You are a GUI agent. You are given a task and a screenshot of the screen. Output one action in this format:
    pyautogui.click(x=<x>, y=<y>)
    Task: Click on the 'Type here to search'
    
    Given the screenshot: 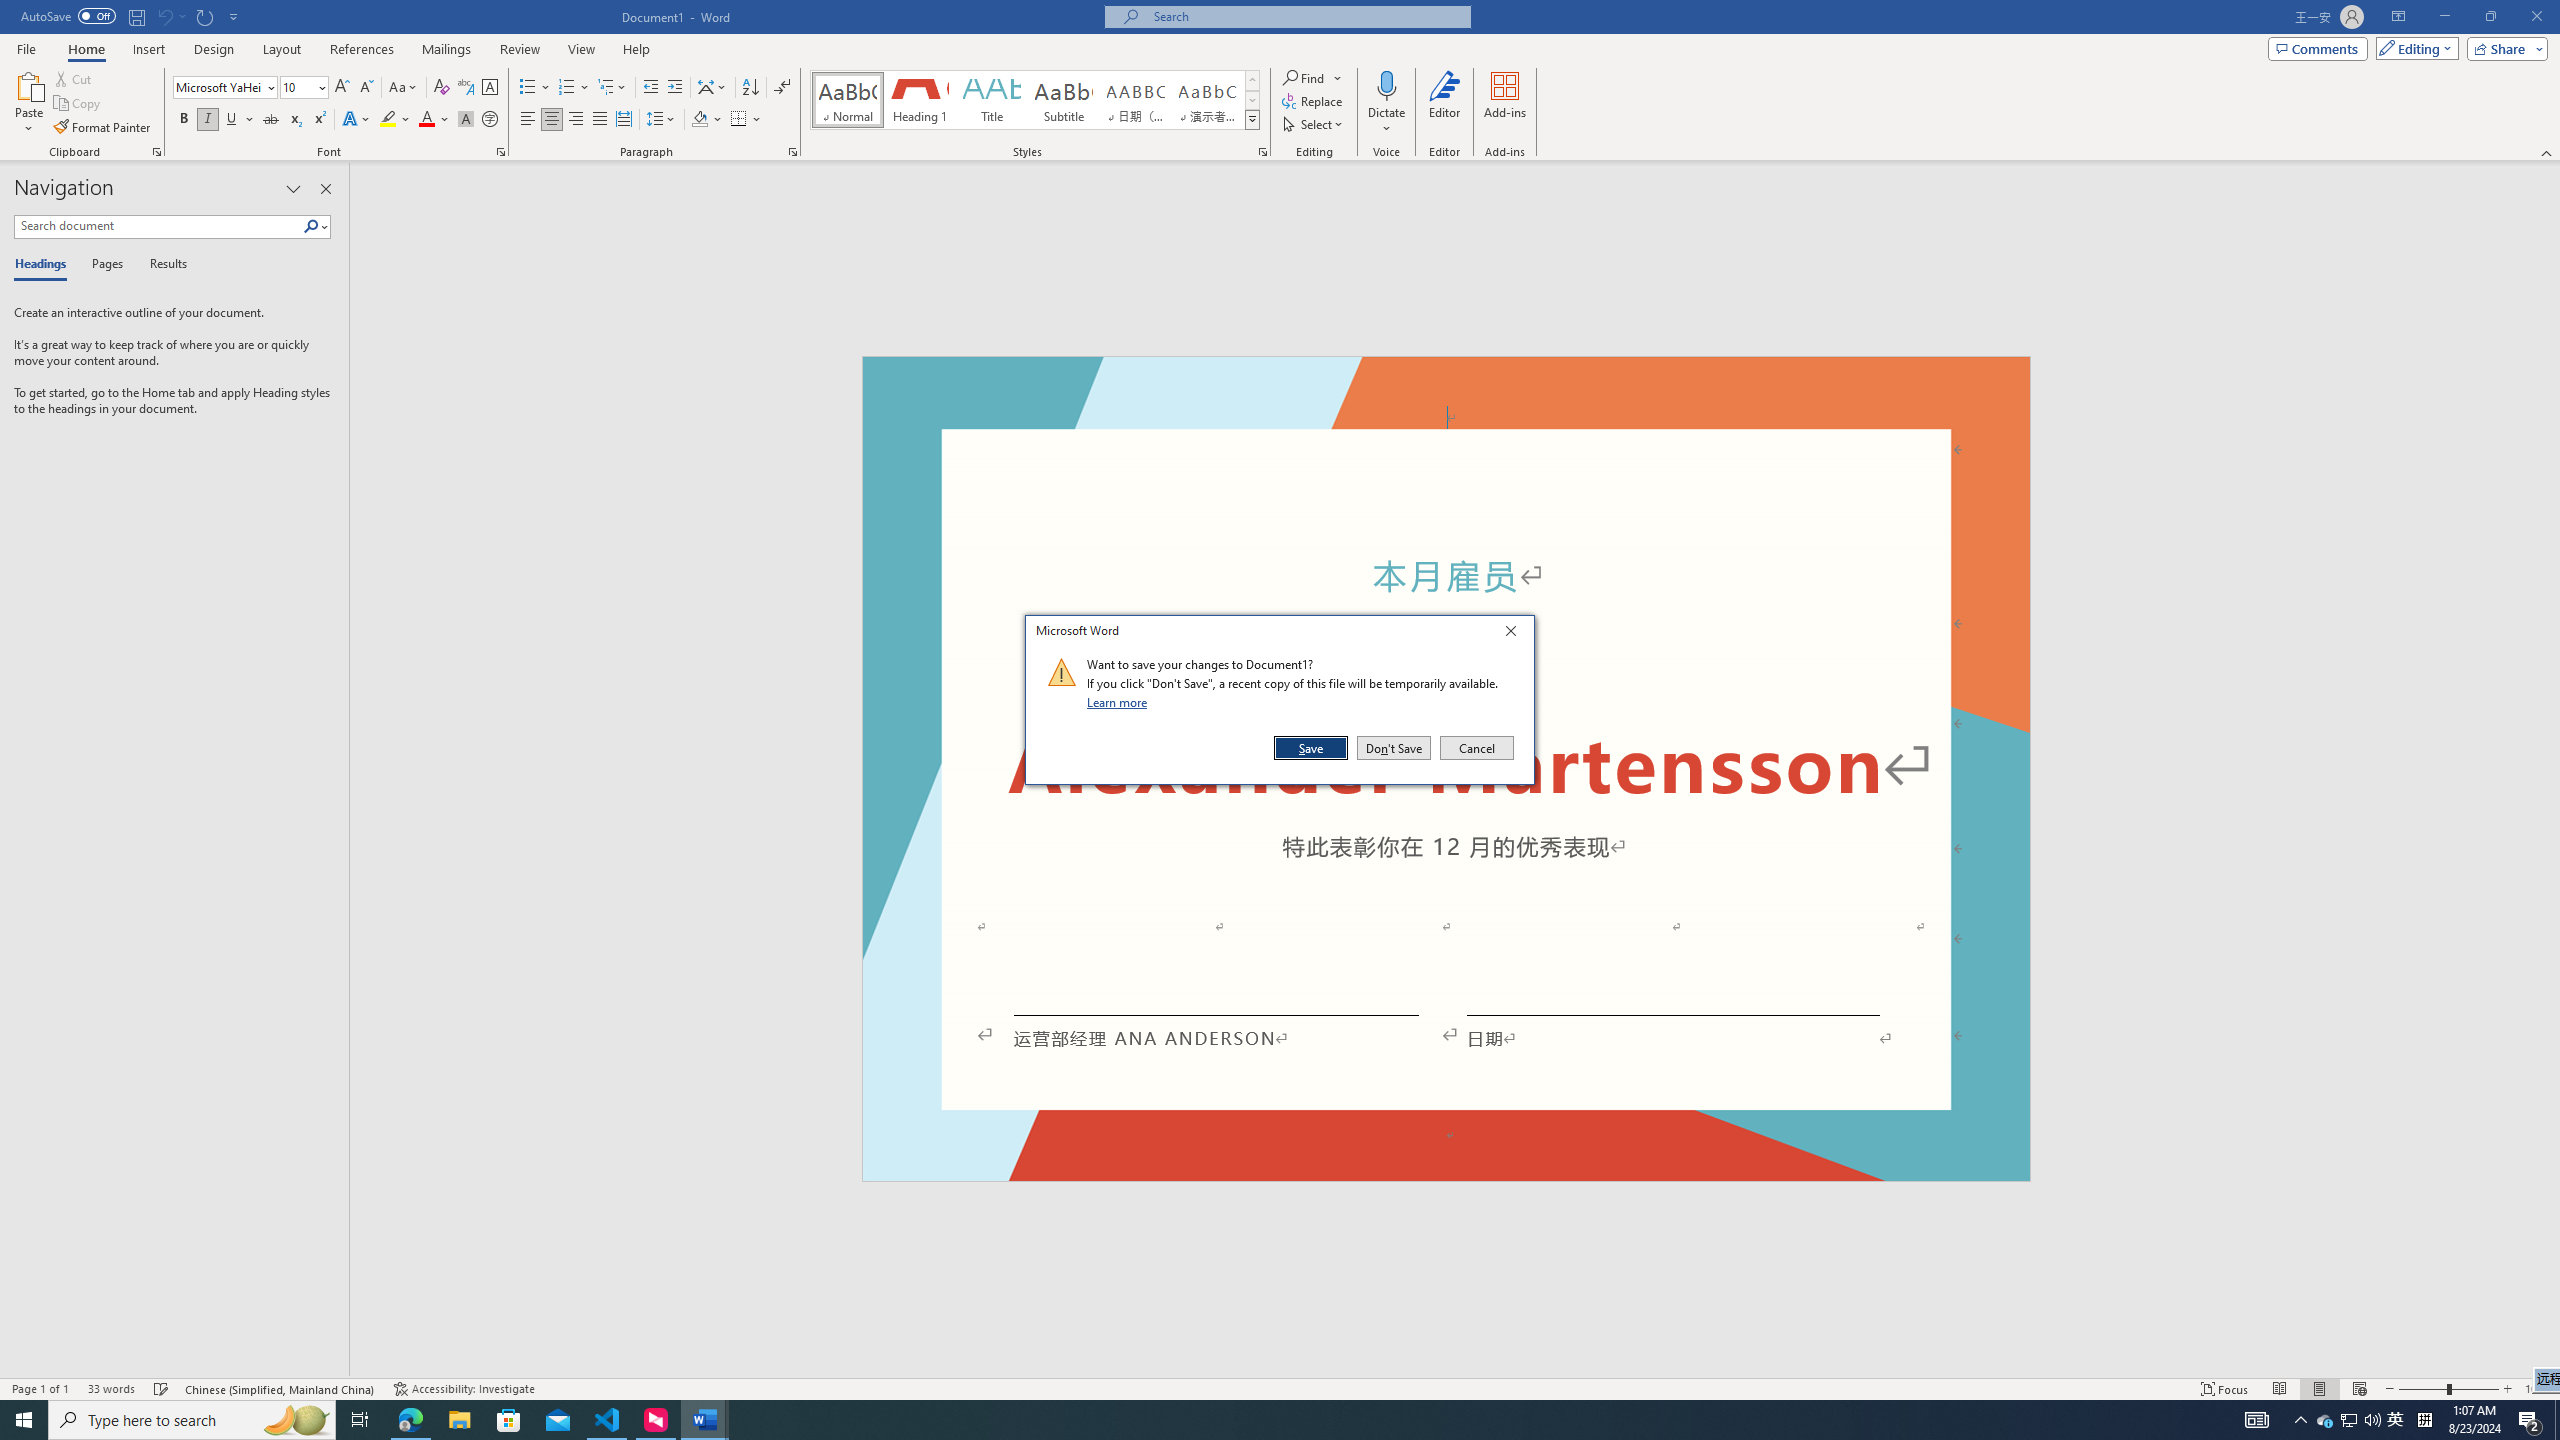 What is the action you would take?
    pyautogui.click(x=191, y=1418)
    